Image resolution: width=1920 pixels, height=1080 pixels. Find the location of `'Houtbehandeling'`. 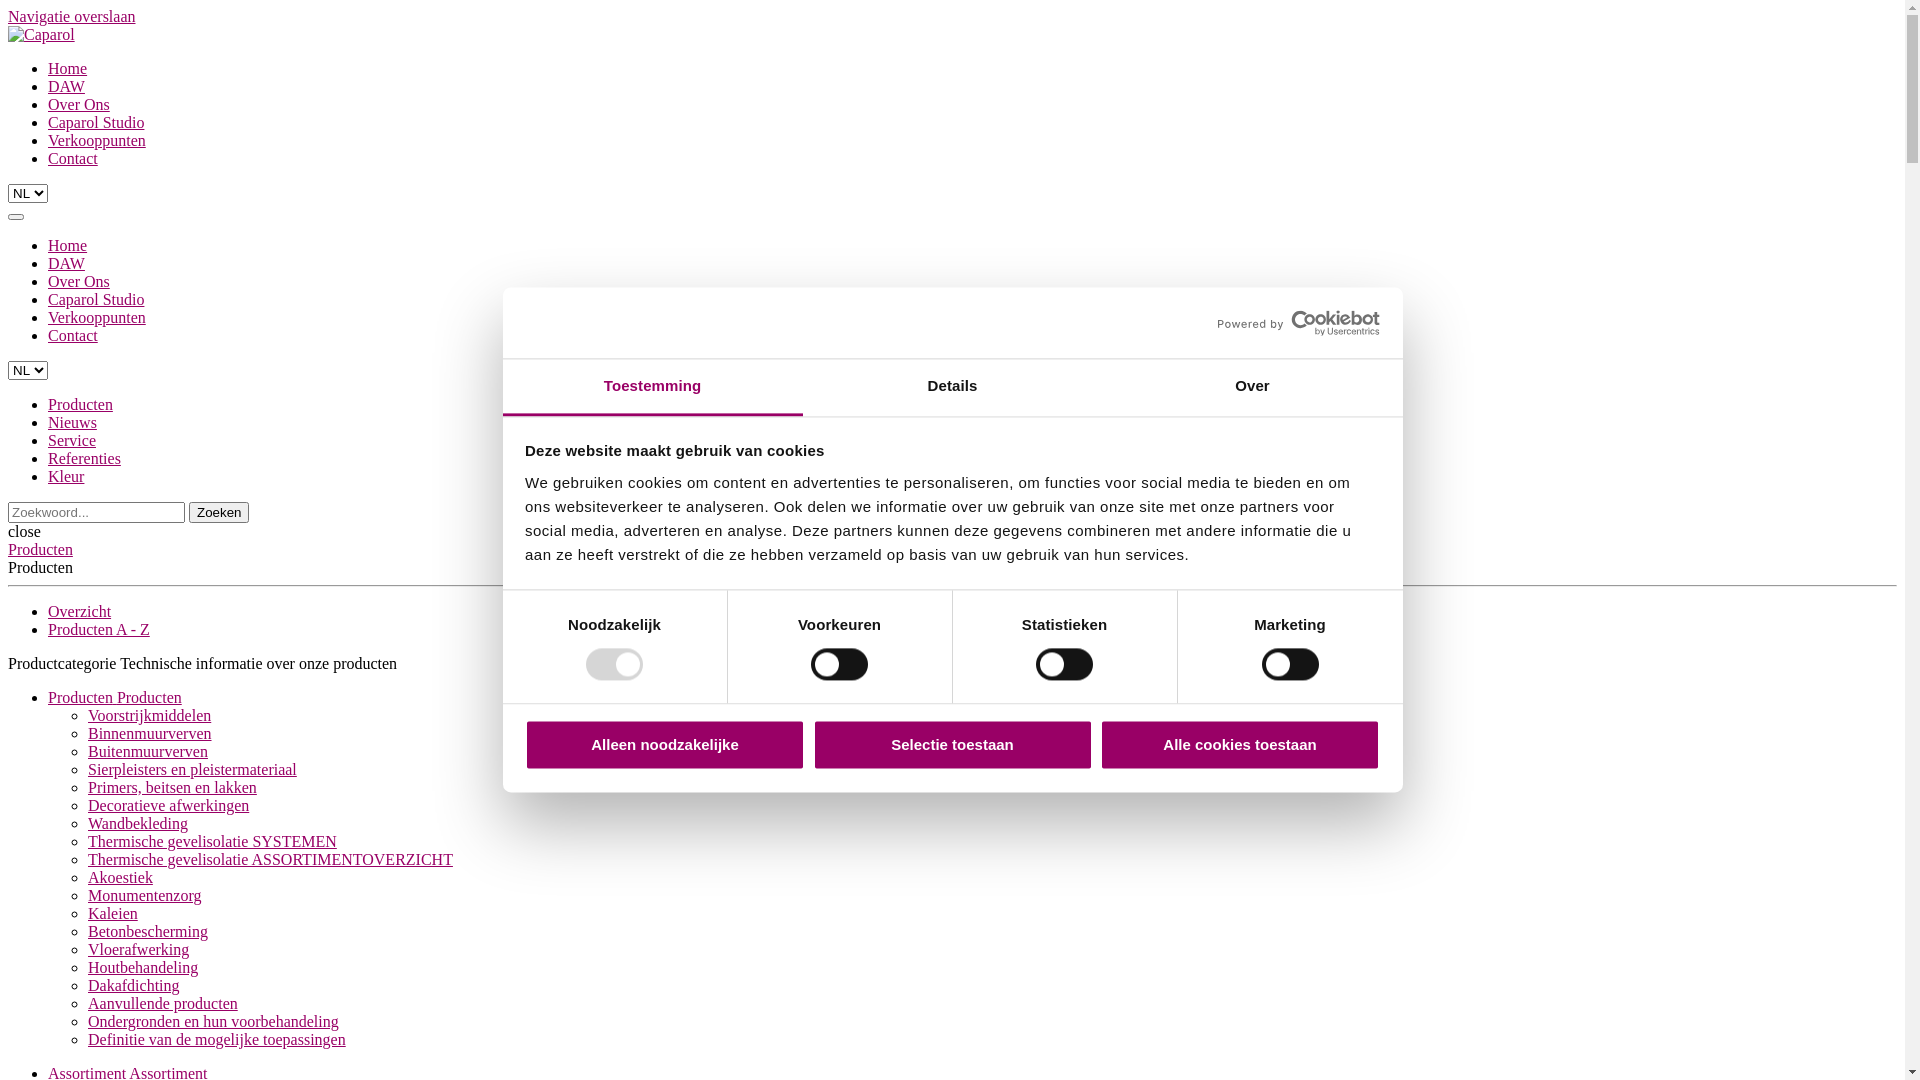

'Houtbehandeling' is located at coordinates (86, 966).